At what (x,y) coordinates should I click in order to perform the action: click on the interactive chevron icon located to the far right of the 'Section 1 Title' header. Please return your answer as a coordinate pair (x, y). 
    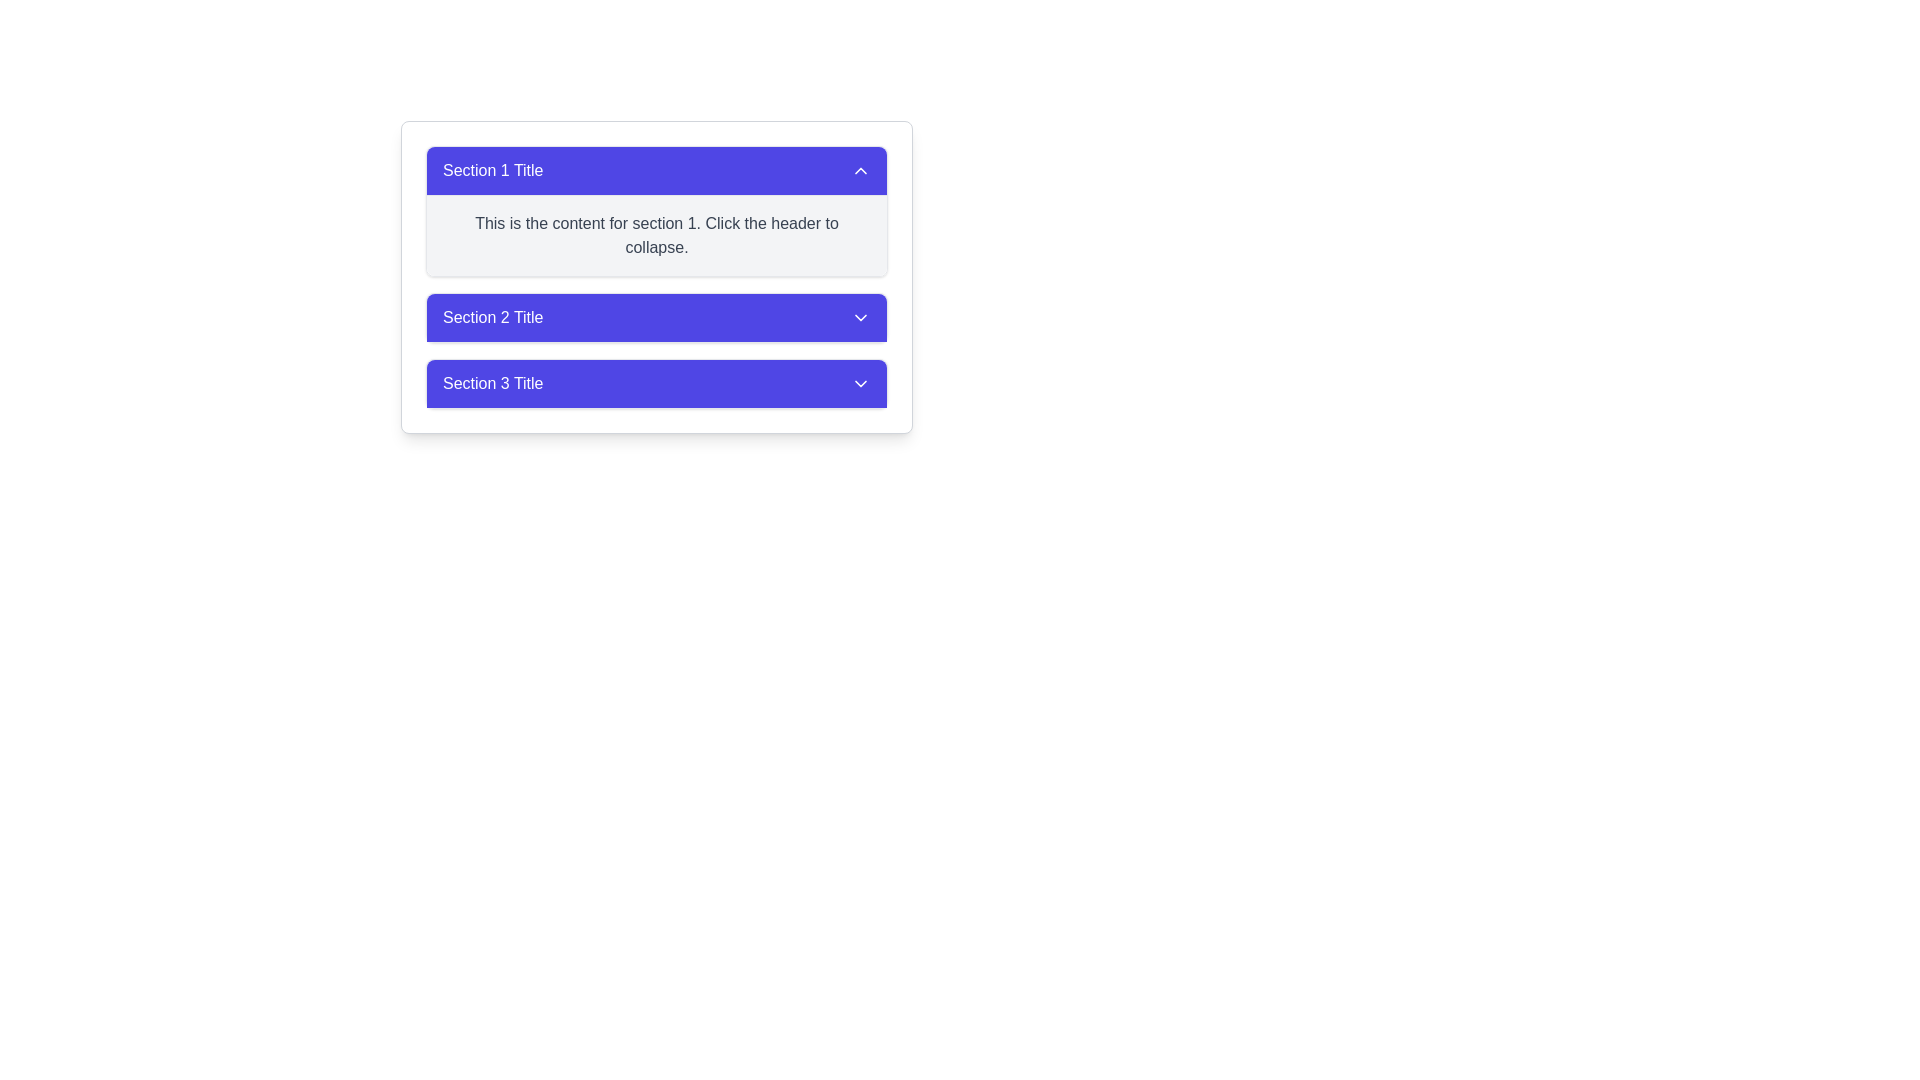
    Looking at the image, I should click on (860, 169).